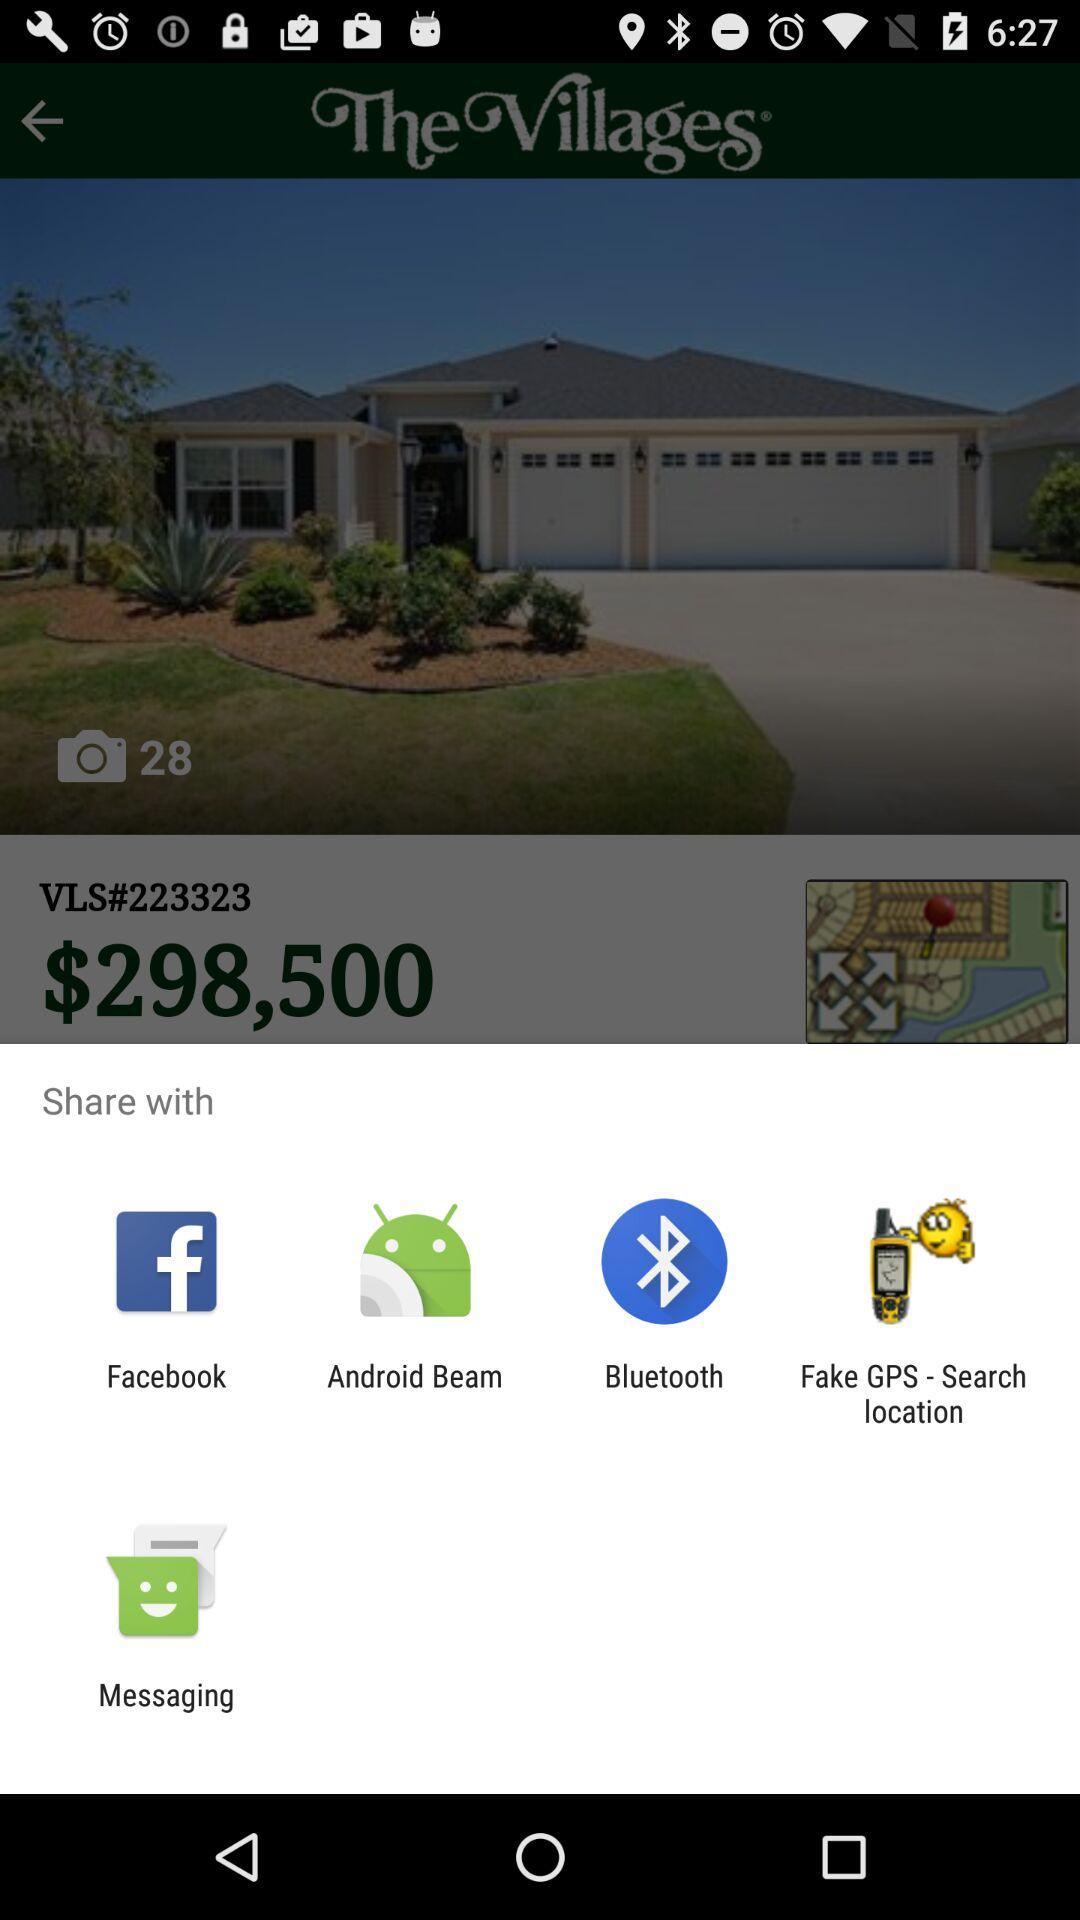  I want to click on the facebook app, so click(165, 1392).